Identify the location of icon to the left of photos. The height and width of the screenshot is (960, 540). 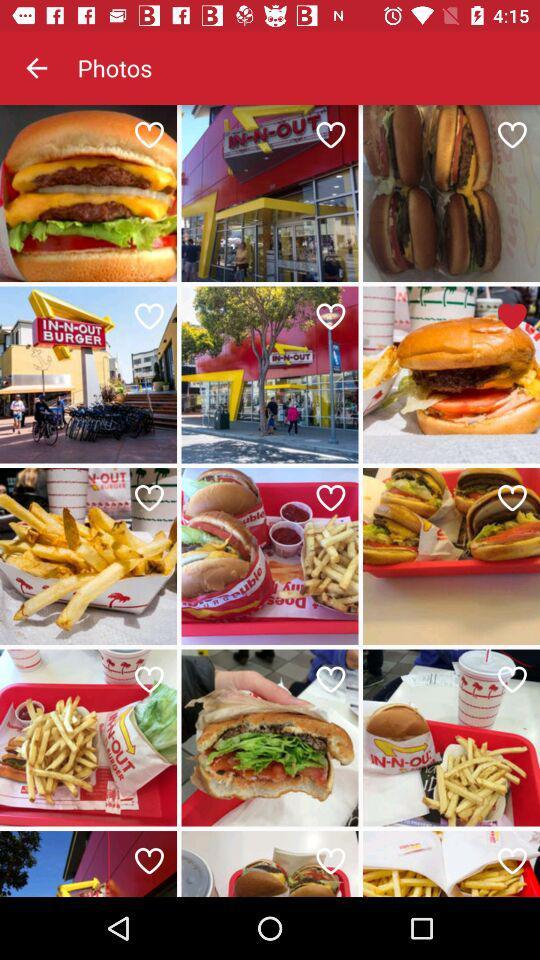
(36, 68).